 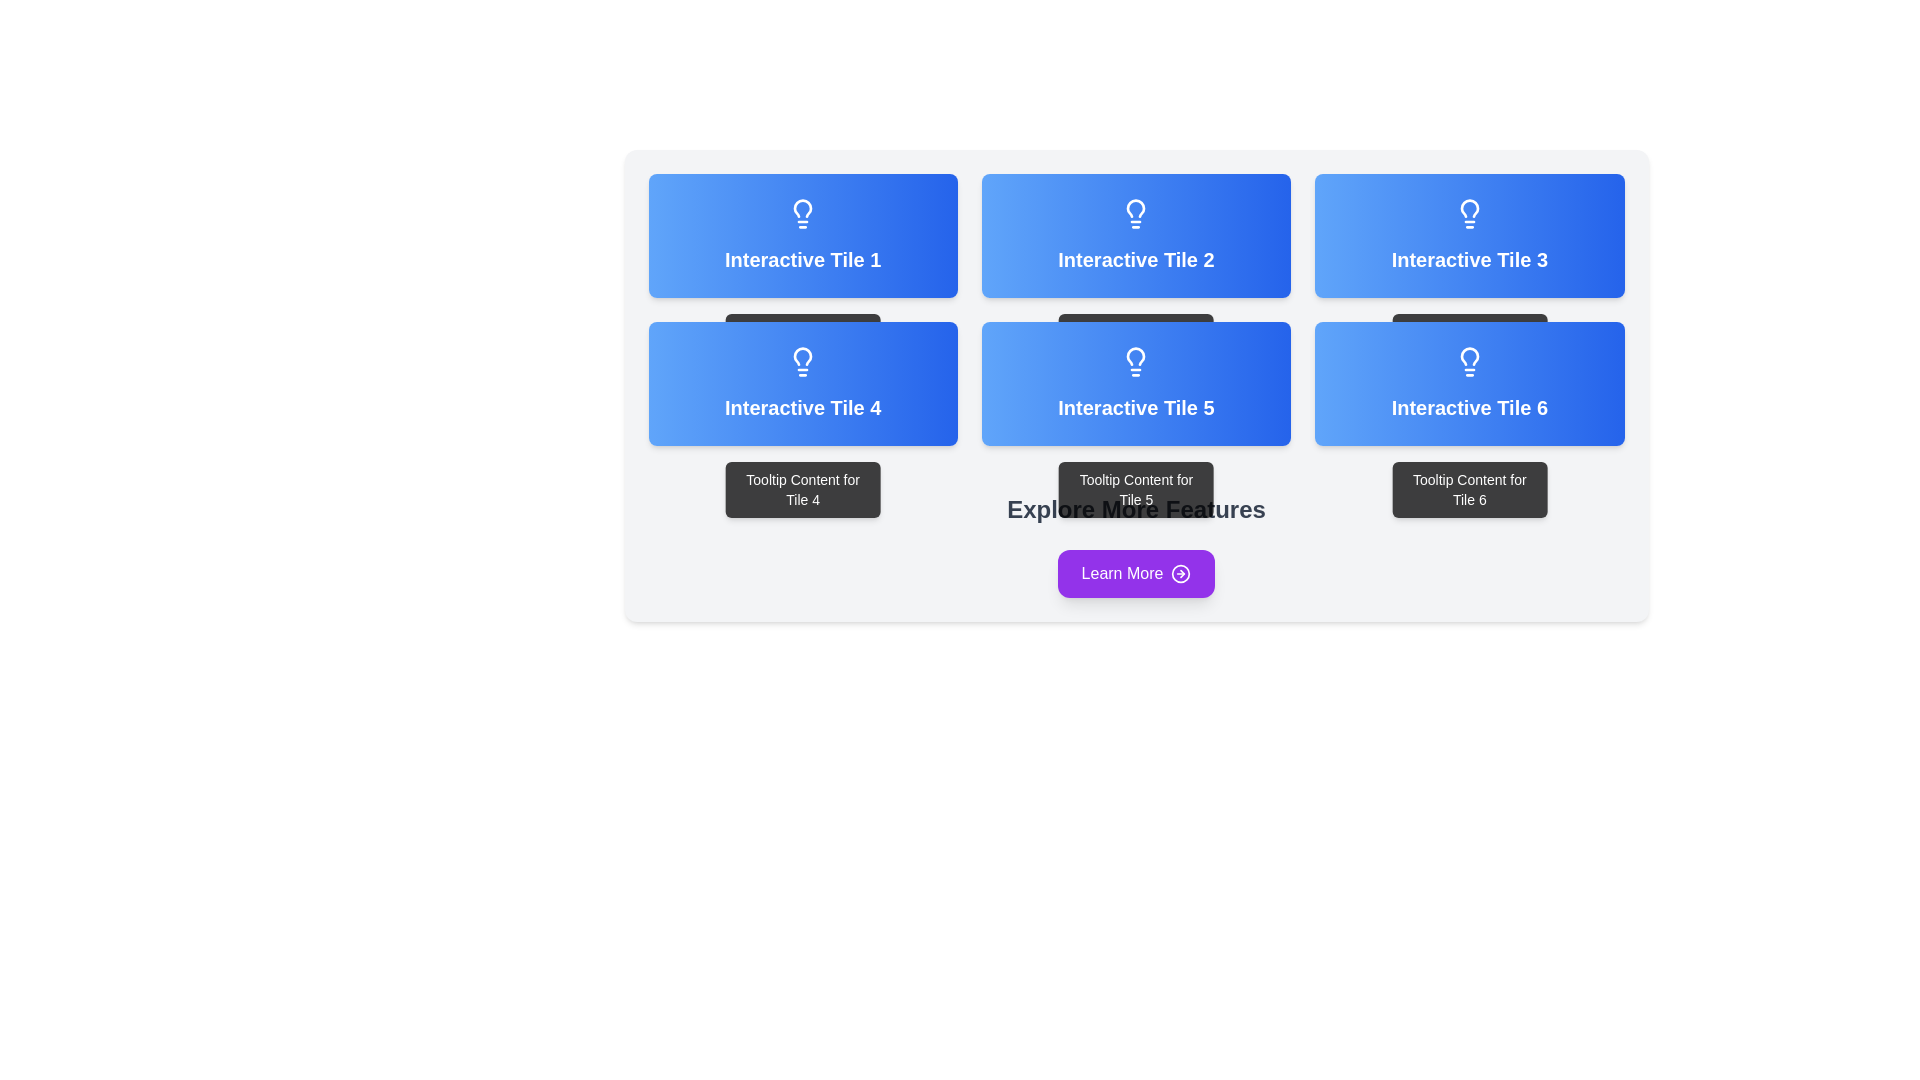 What do you see at coordinates (1469, 407) in the screenshot?
I see `the text label 'Interactive Tile 6', which is styled in bold white text on a blue gradient background and is located in the bottom-right position of the sixth tile in a 2-row layout` at bounding box center [1469, 407].